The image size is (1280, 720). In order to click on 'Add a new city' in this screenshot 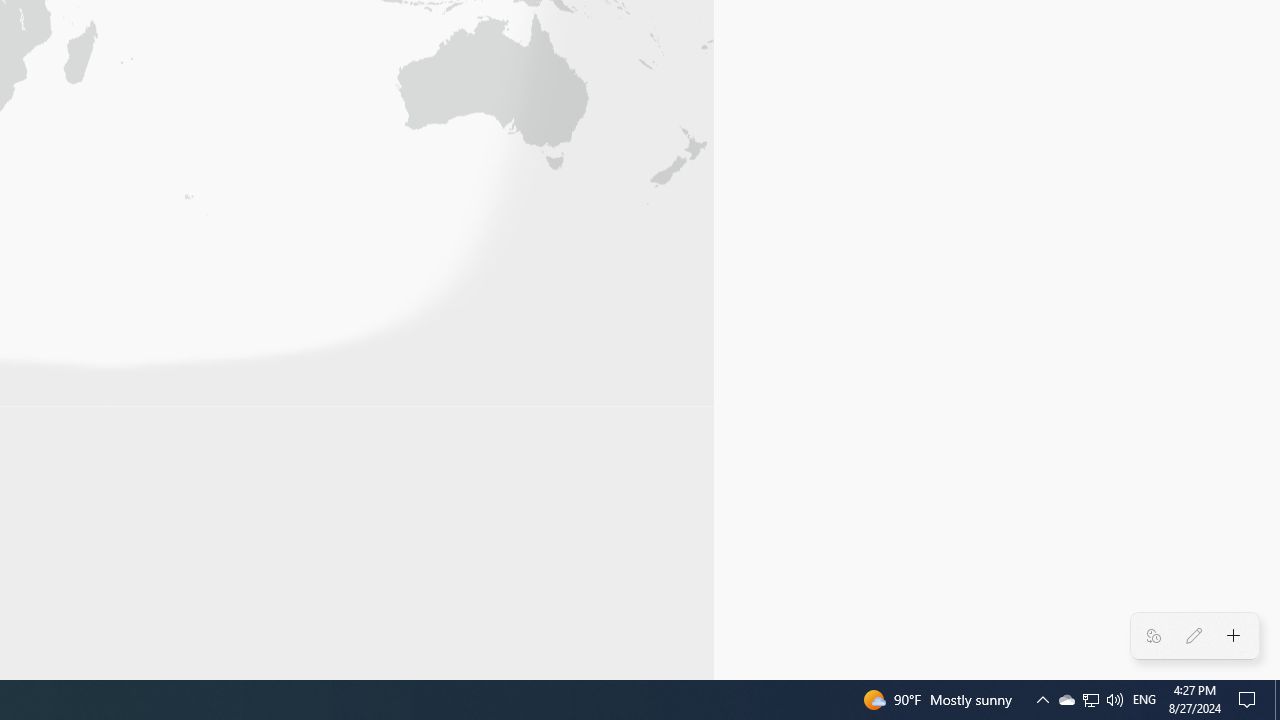, I will do `click(1232, 636)`.